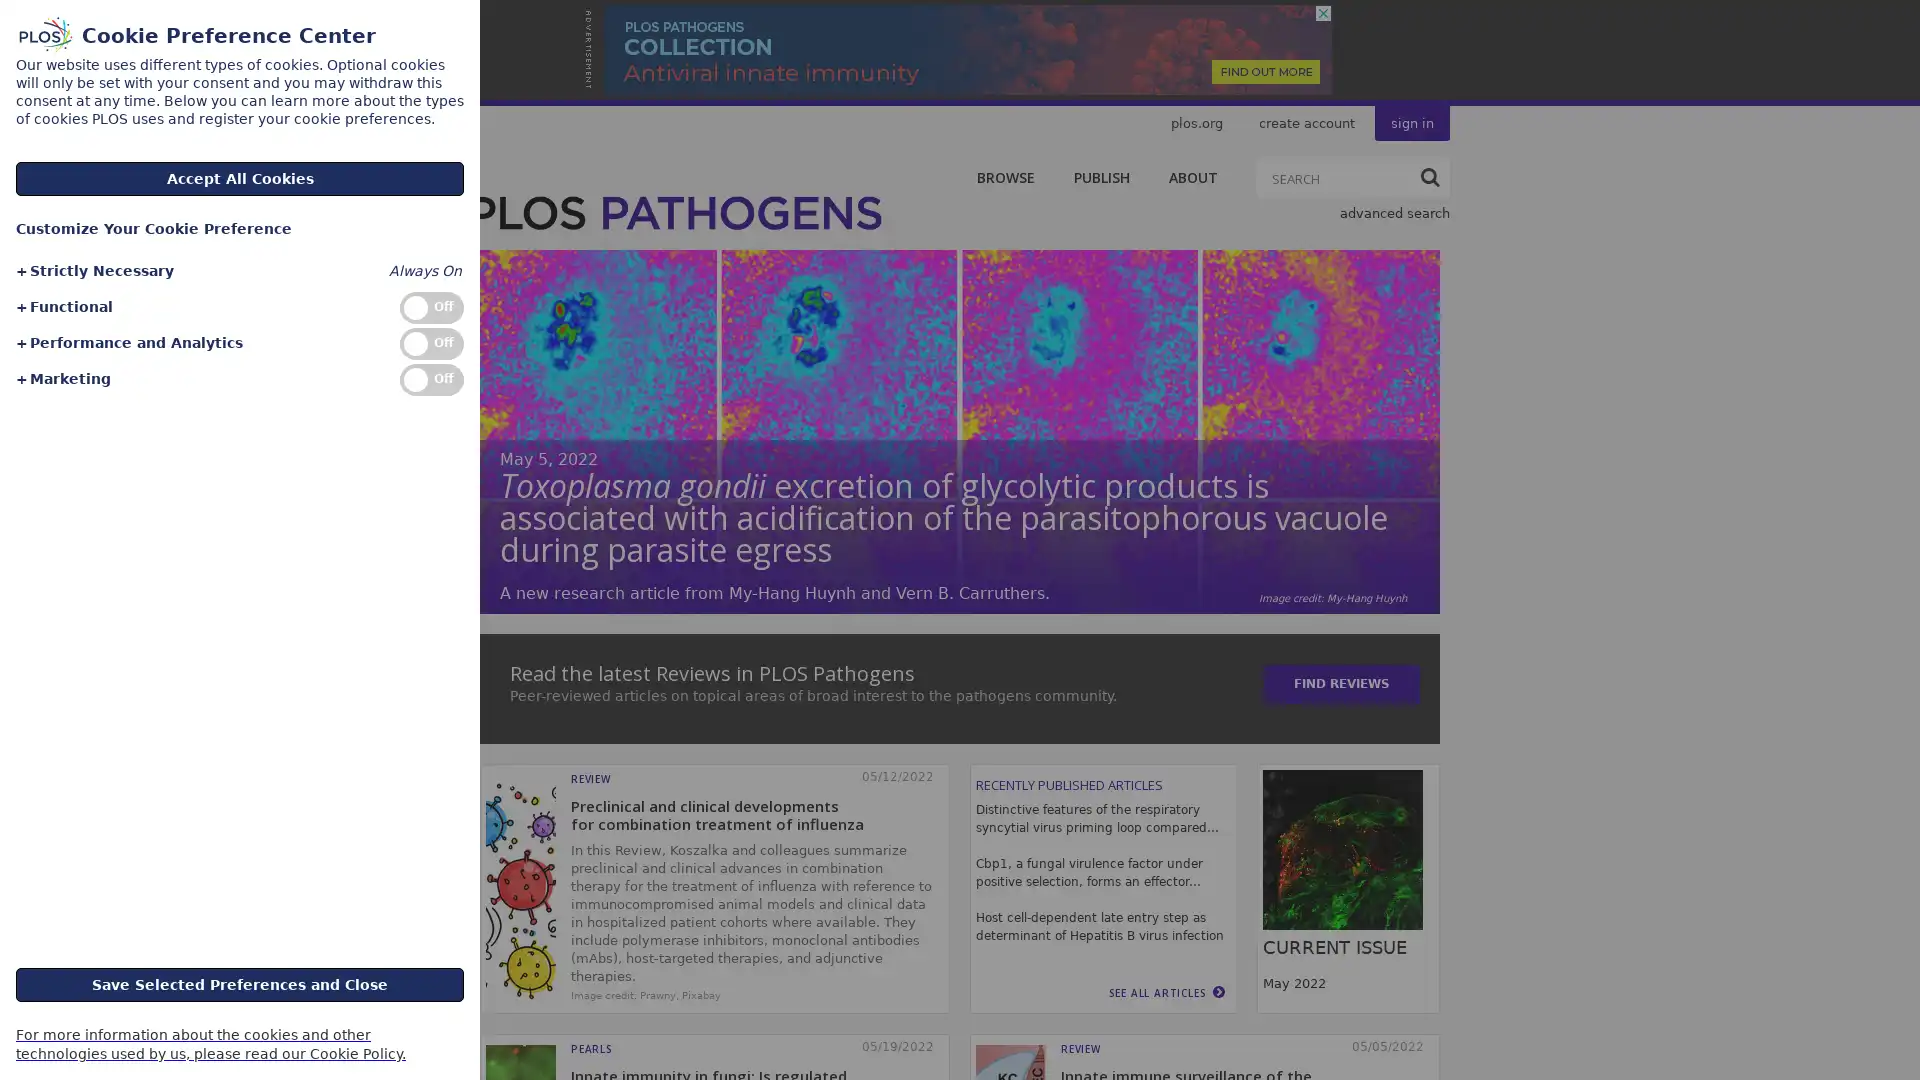 The height and width of the screenshot is (1080, 1920). I want to click on Toggle explanation of Functional Cookies., so click(63, 307).